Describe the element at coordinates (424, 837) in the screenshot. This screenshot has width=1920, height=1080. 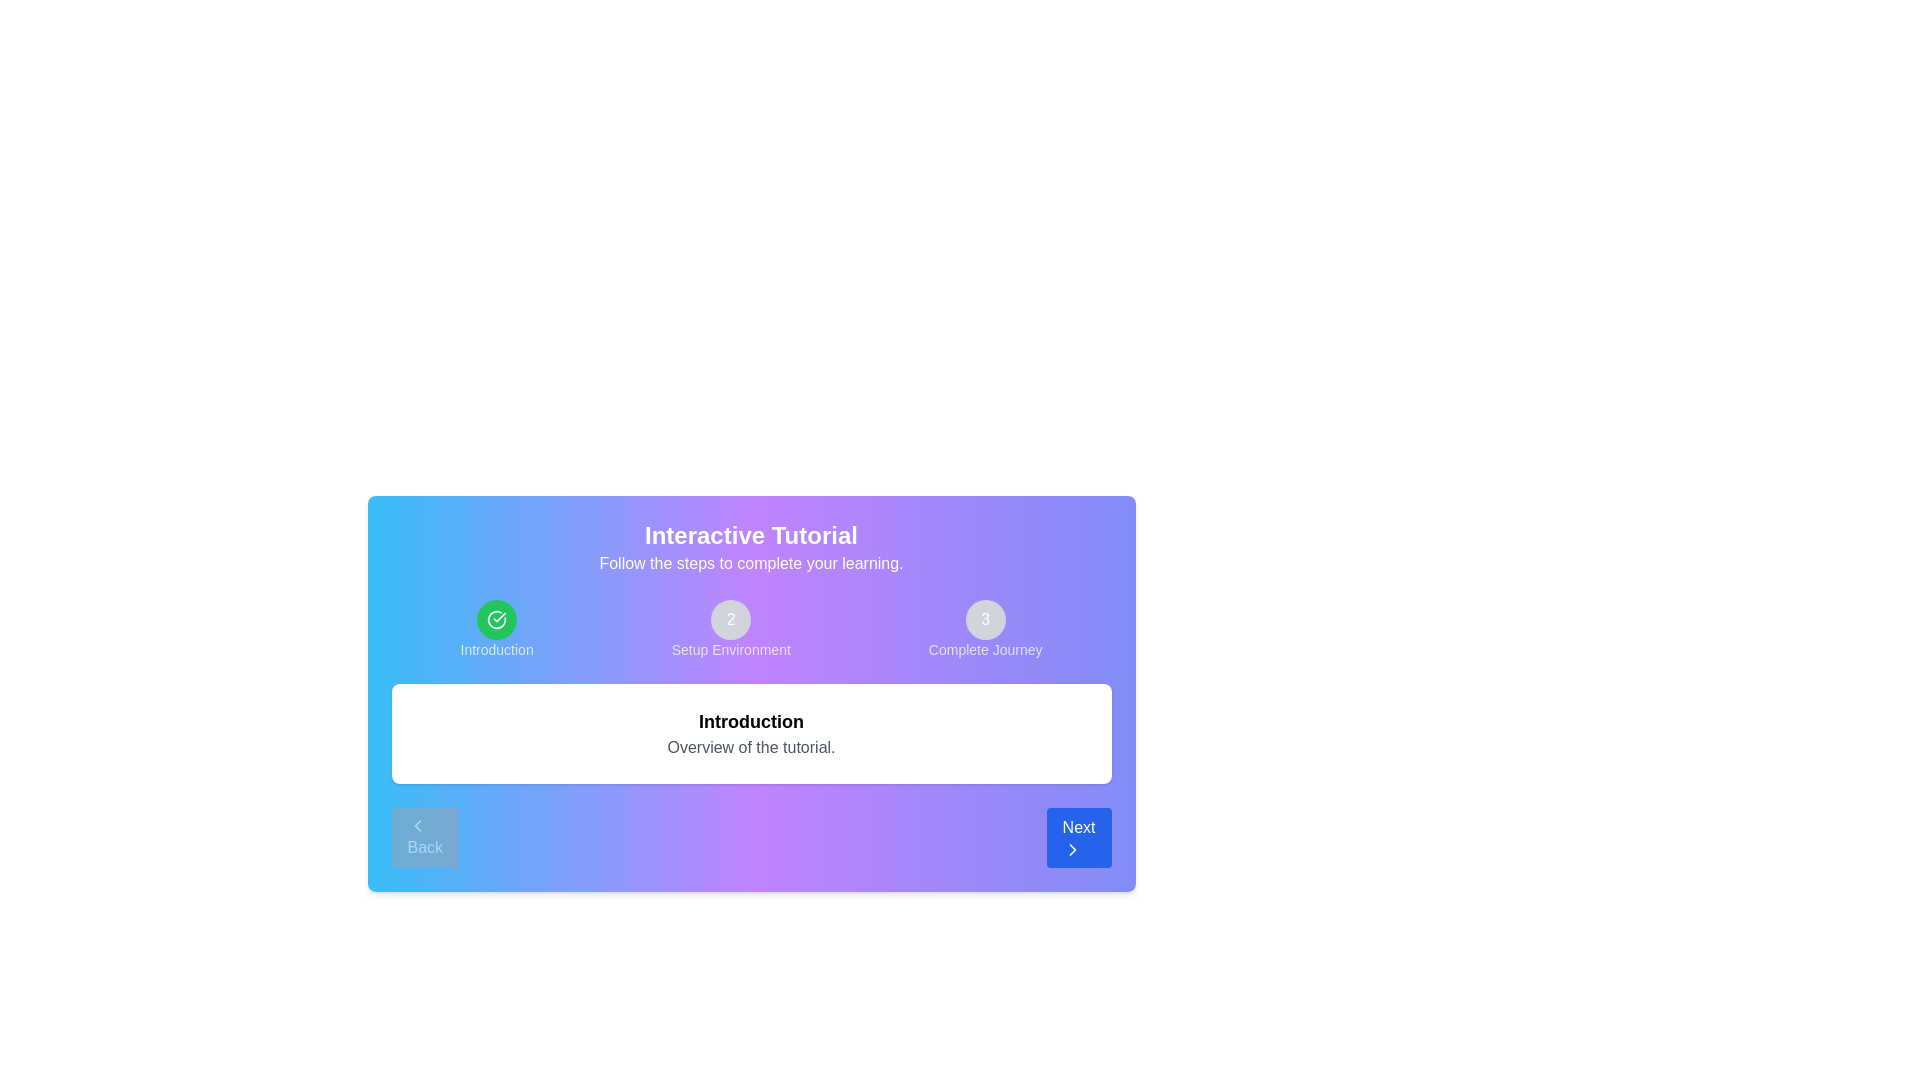
I see `the 'Back' button to navigate to the previous tutorial step` at that location.